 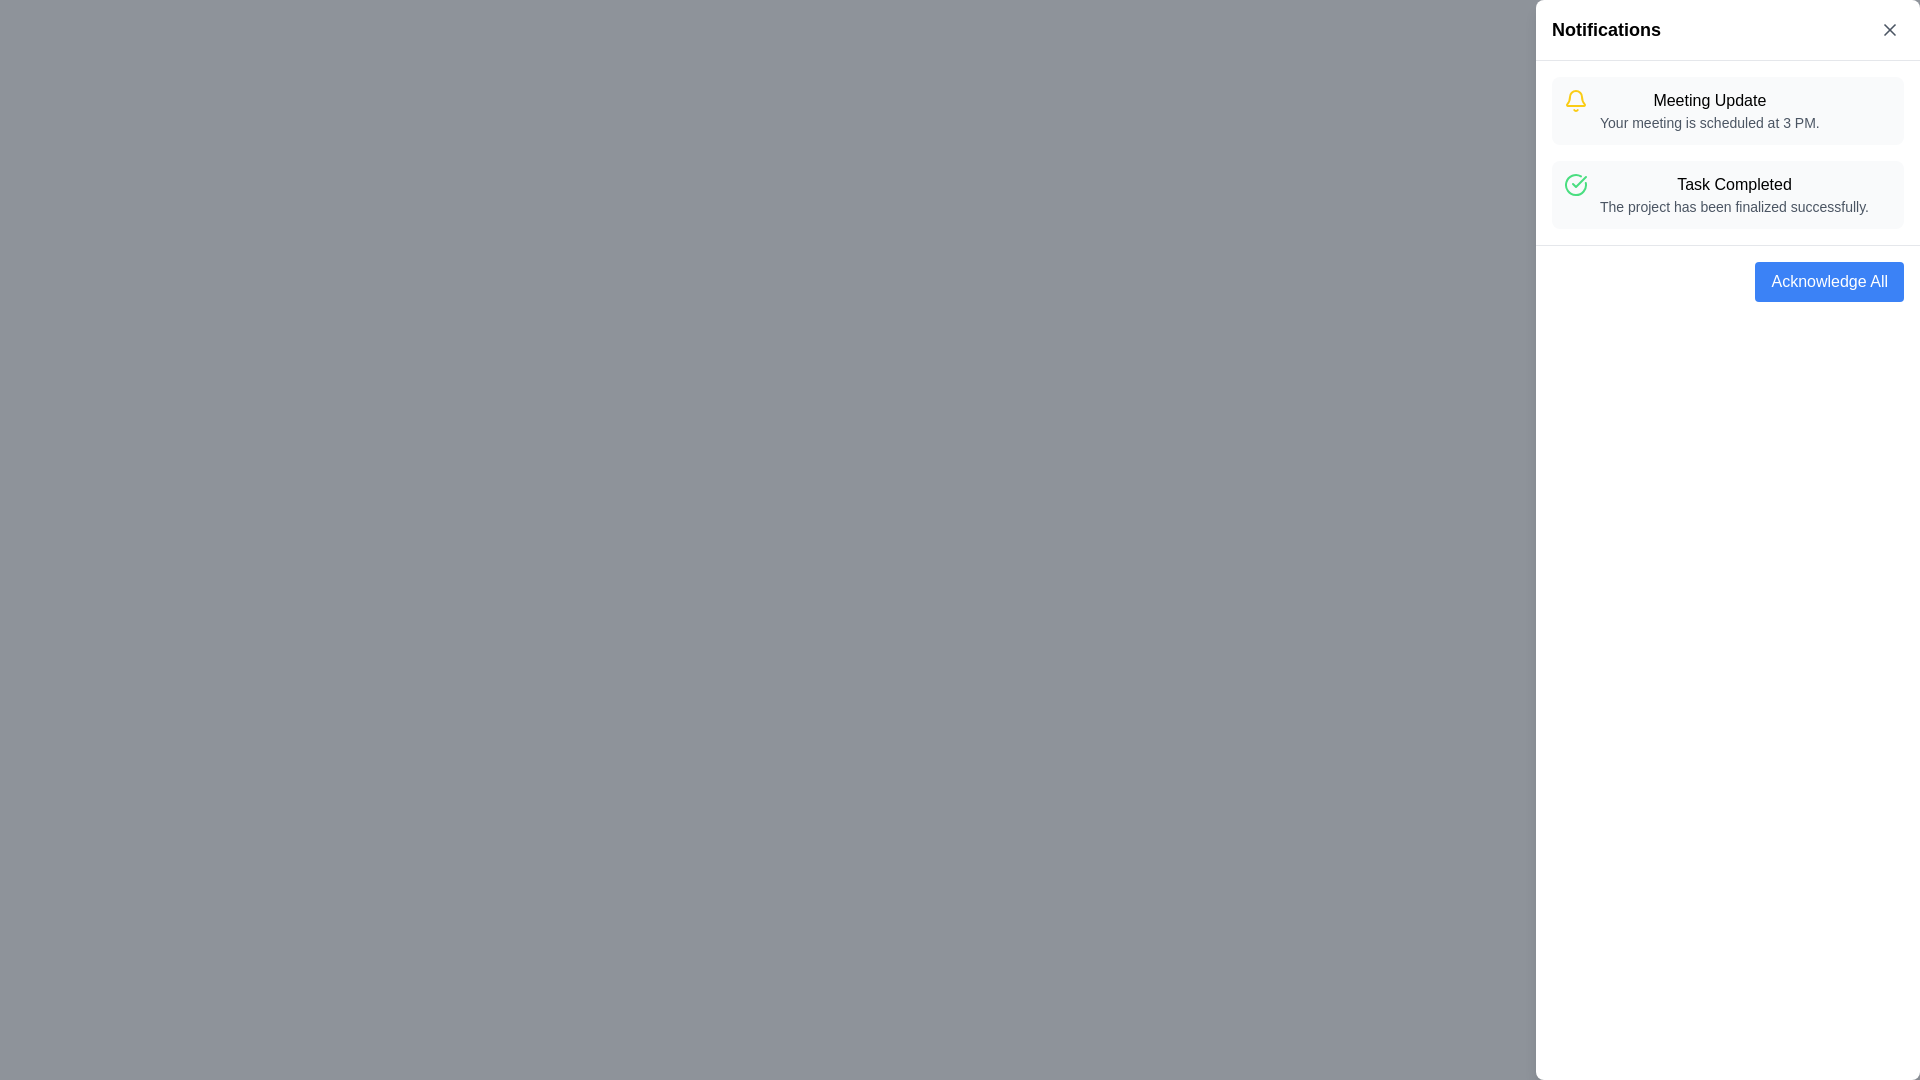 I want to click on the second notification card in the notification panel, so click(x=1727, y=195).